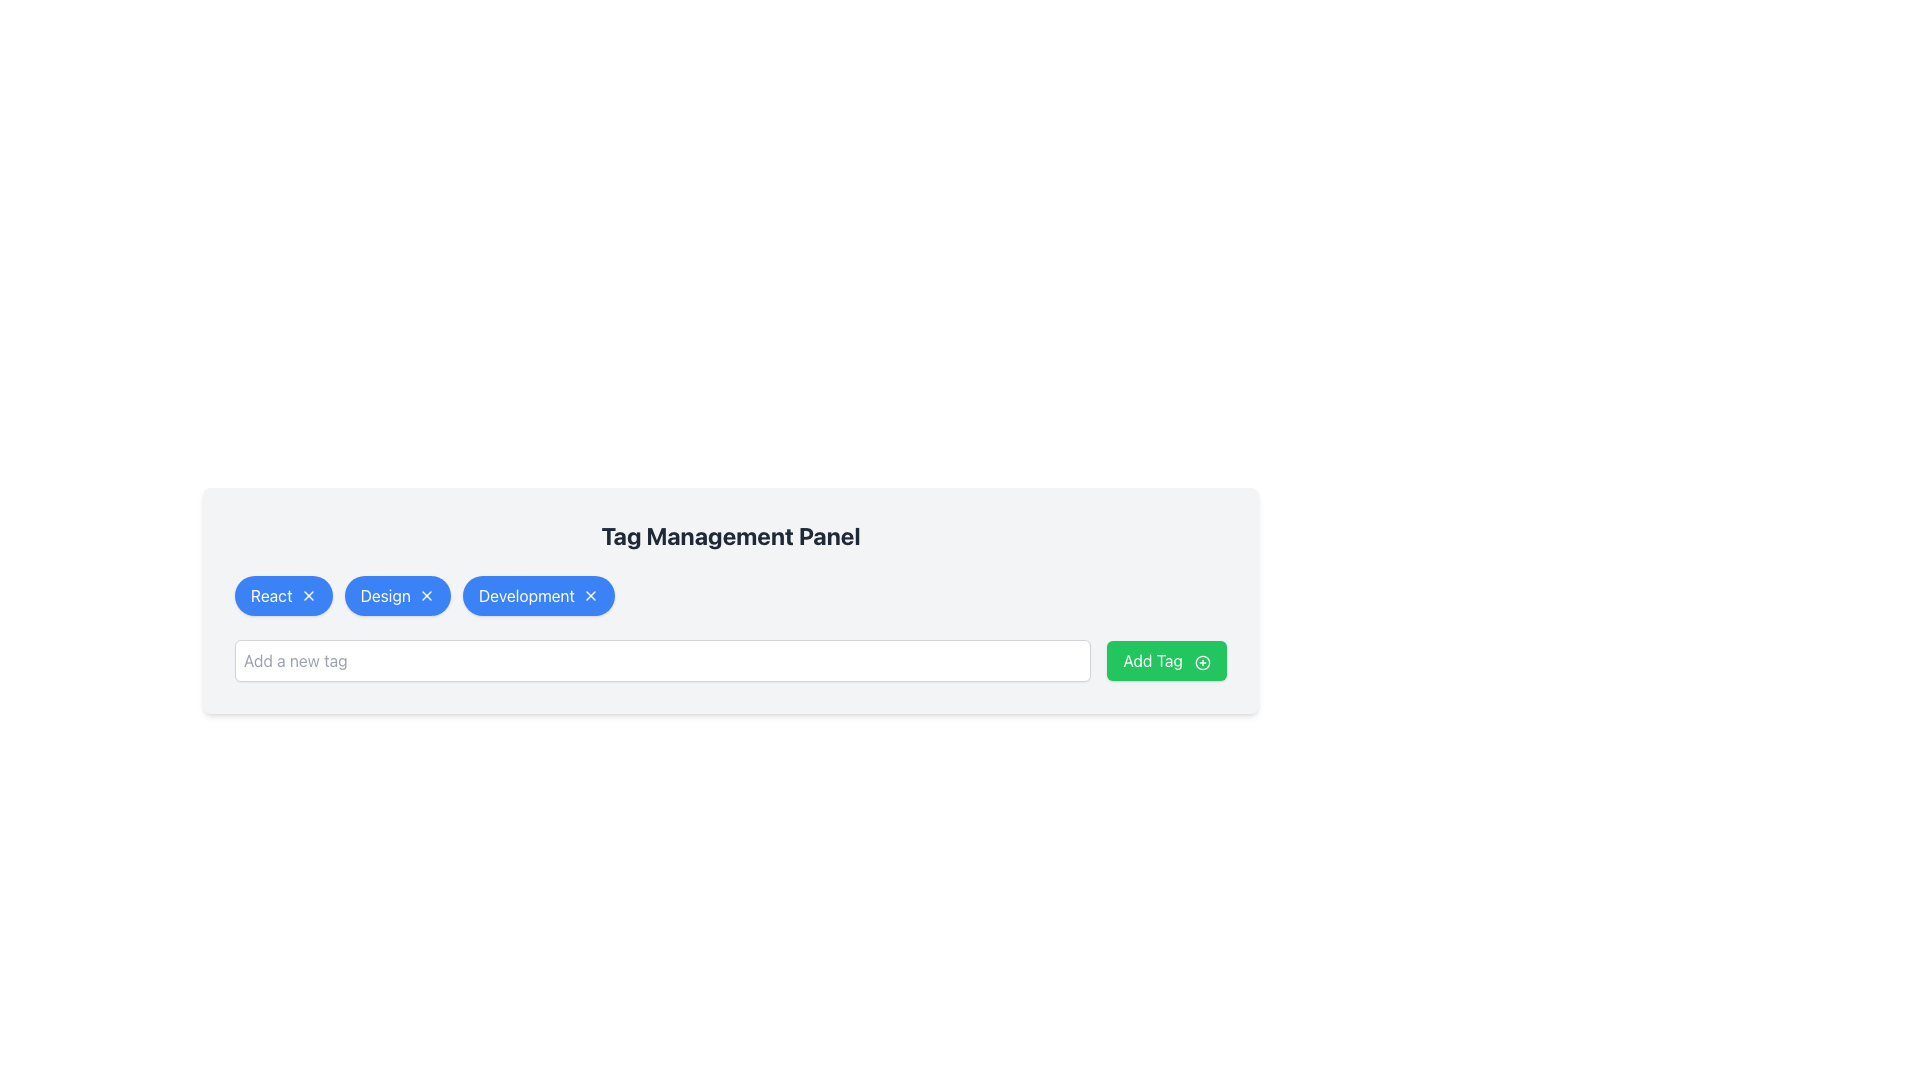 This screenshot has width=1920, height=1080. Describe the element at coordinates (425, 595) in the screenshot. I see `the Icon button resembling a close or cancel icon with a white 'X' inside a blue circular background, located to the right of the text 'Design' within a tag component` at that location.